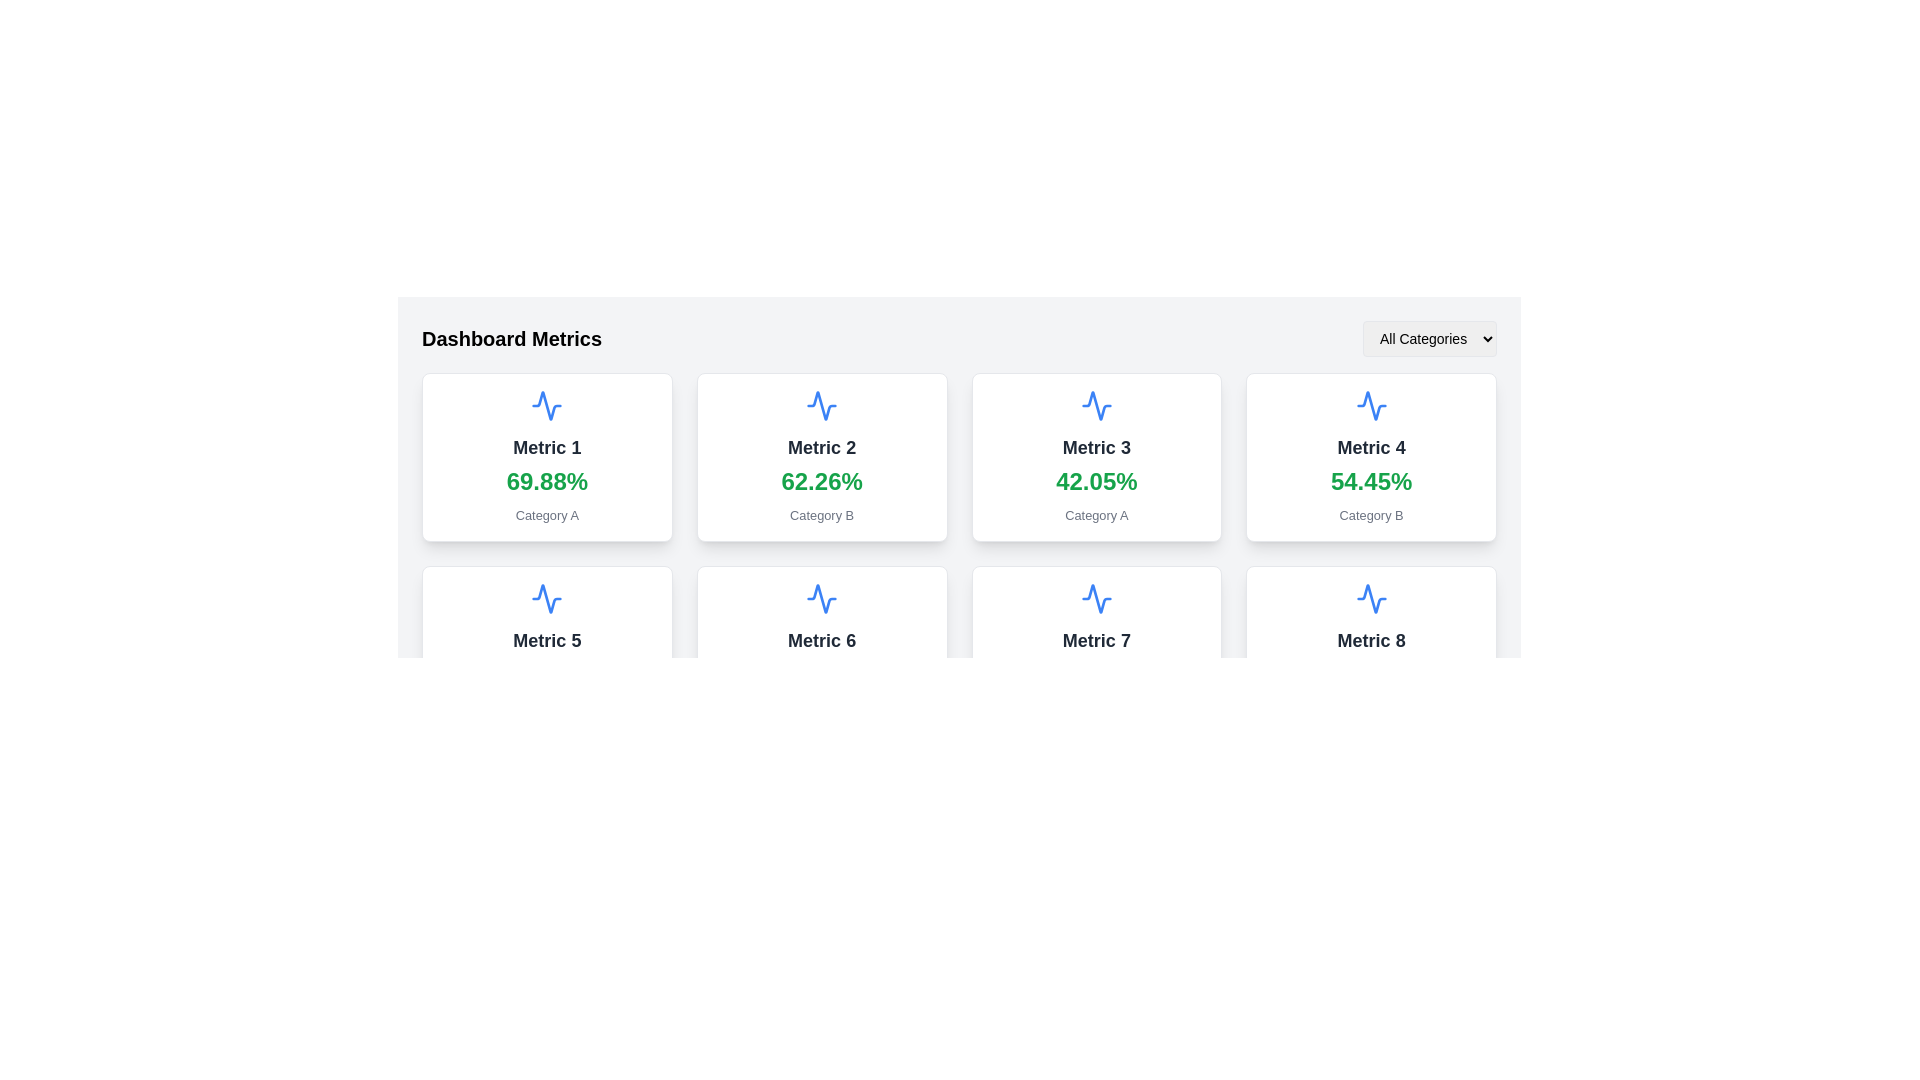 Image resolution: width=1920 pixels, height=1080 pixels. I want to click on the simplified line icon resembling a waveform or heartbeat located at the center top of the card labeled 'Metric 8' in the lower right corner of the grid layout, so click(1370, 598).